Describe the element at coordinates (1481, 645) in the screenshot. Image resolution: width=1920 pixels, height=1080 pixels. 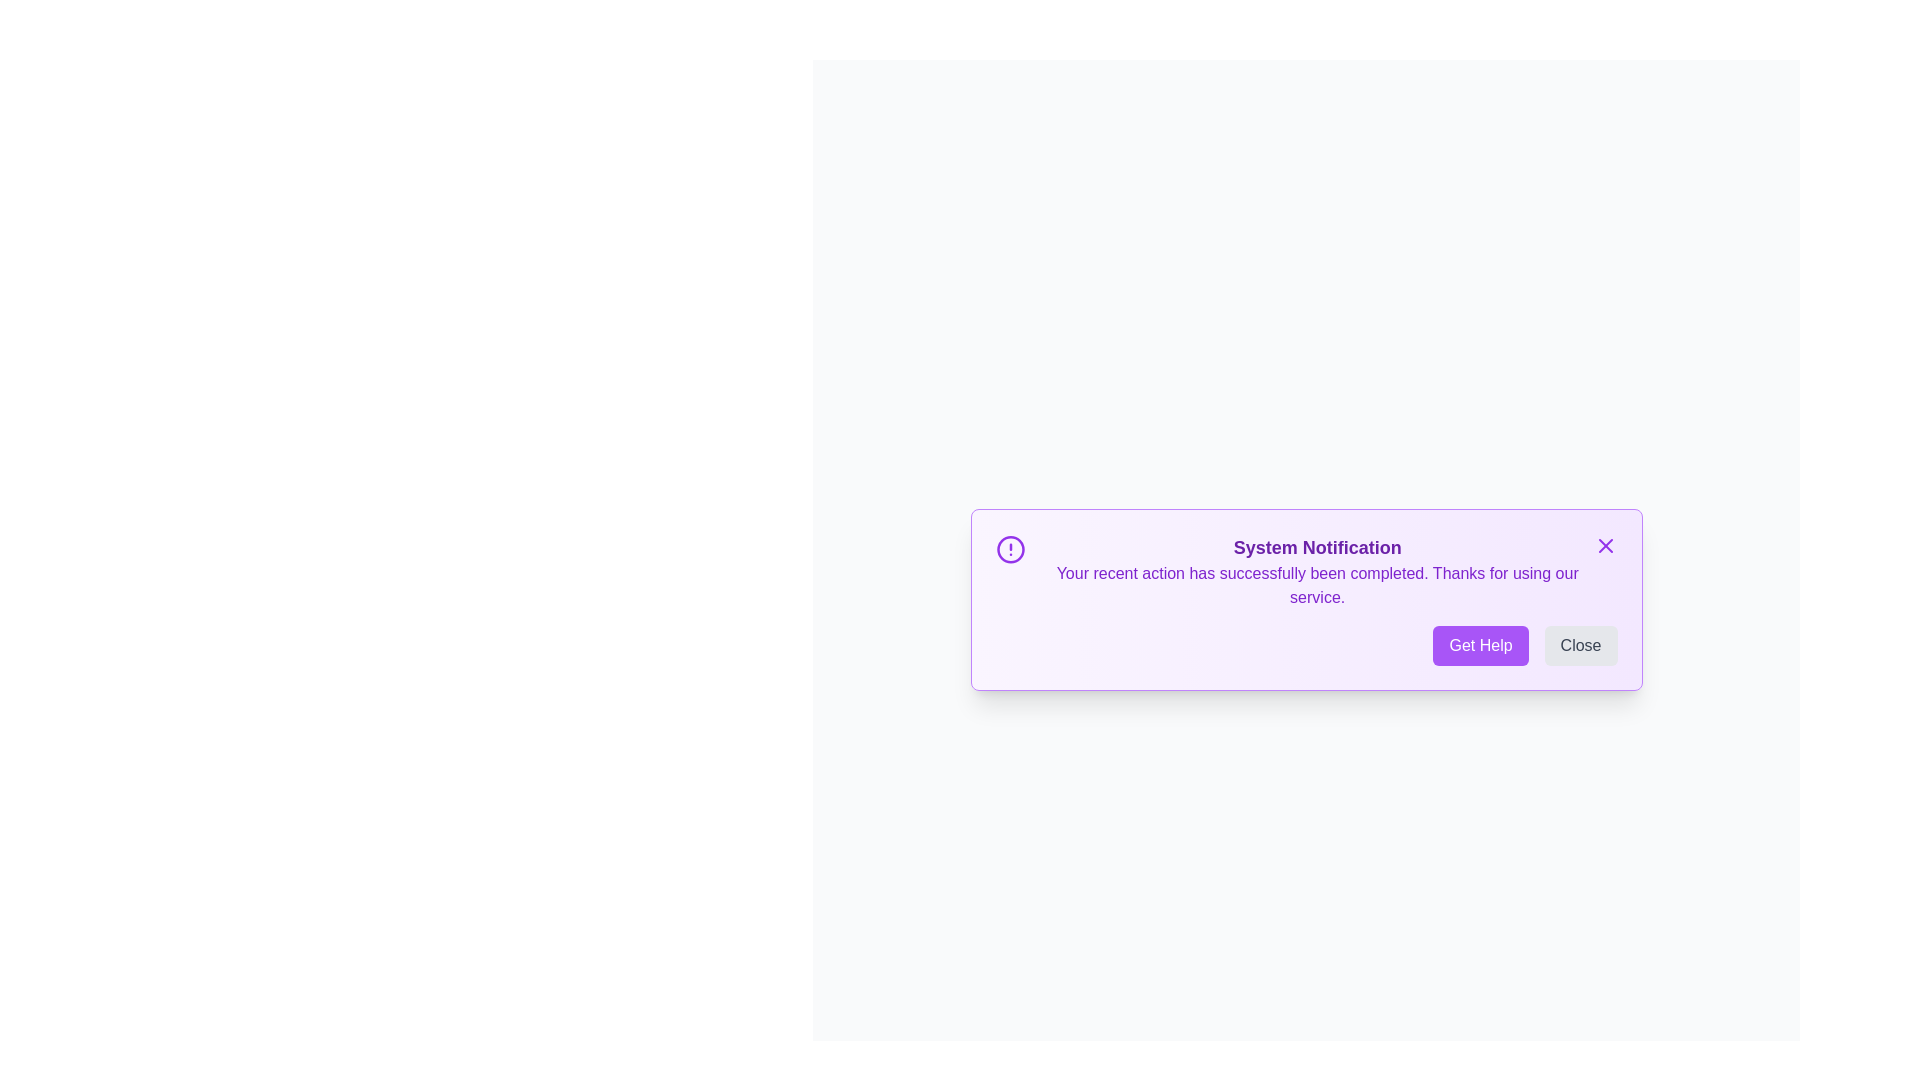
I see `the assistance button located in the bottom-right section of the 'System Notification' dialog box` at that location.